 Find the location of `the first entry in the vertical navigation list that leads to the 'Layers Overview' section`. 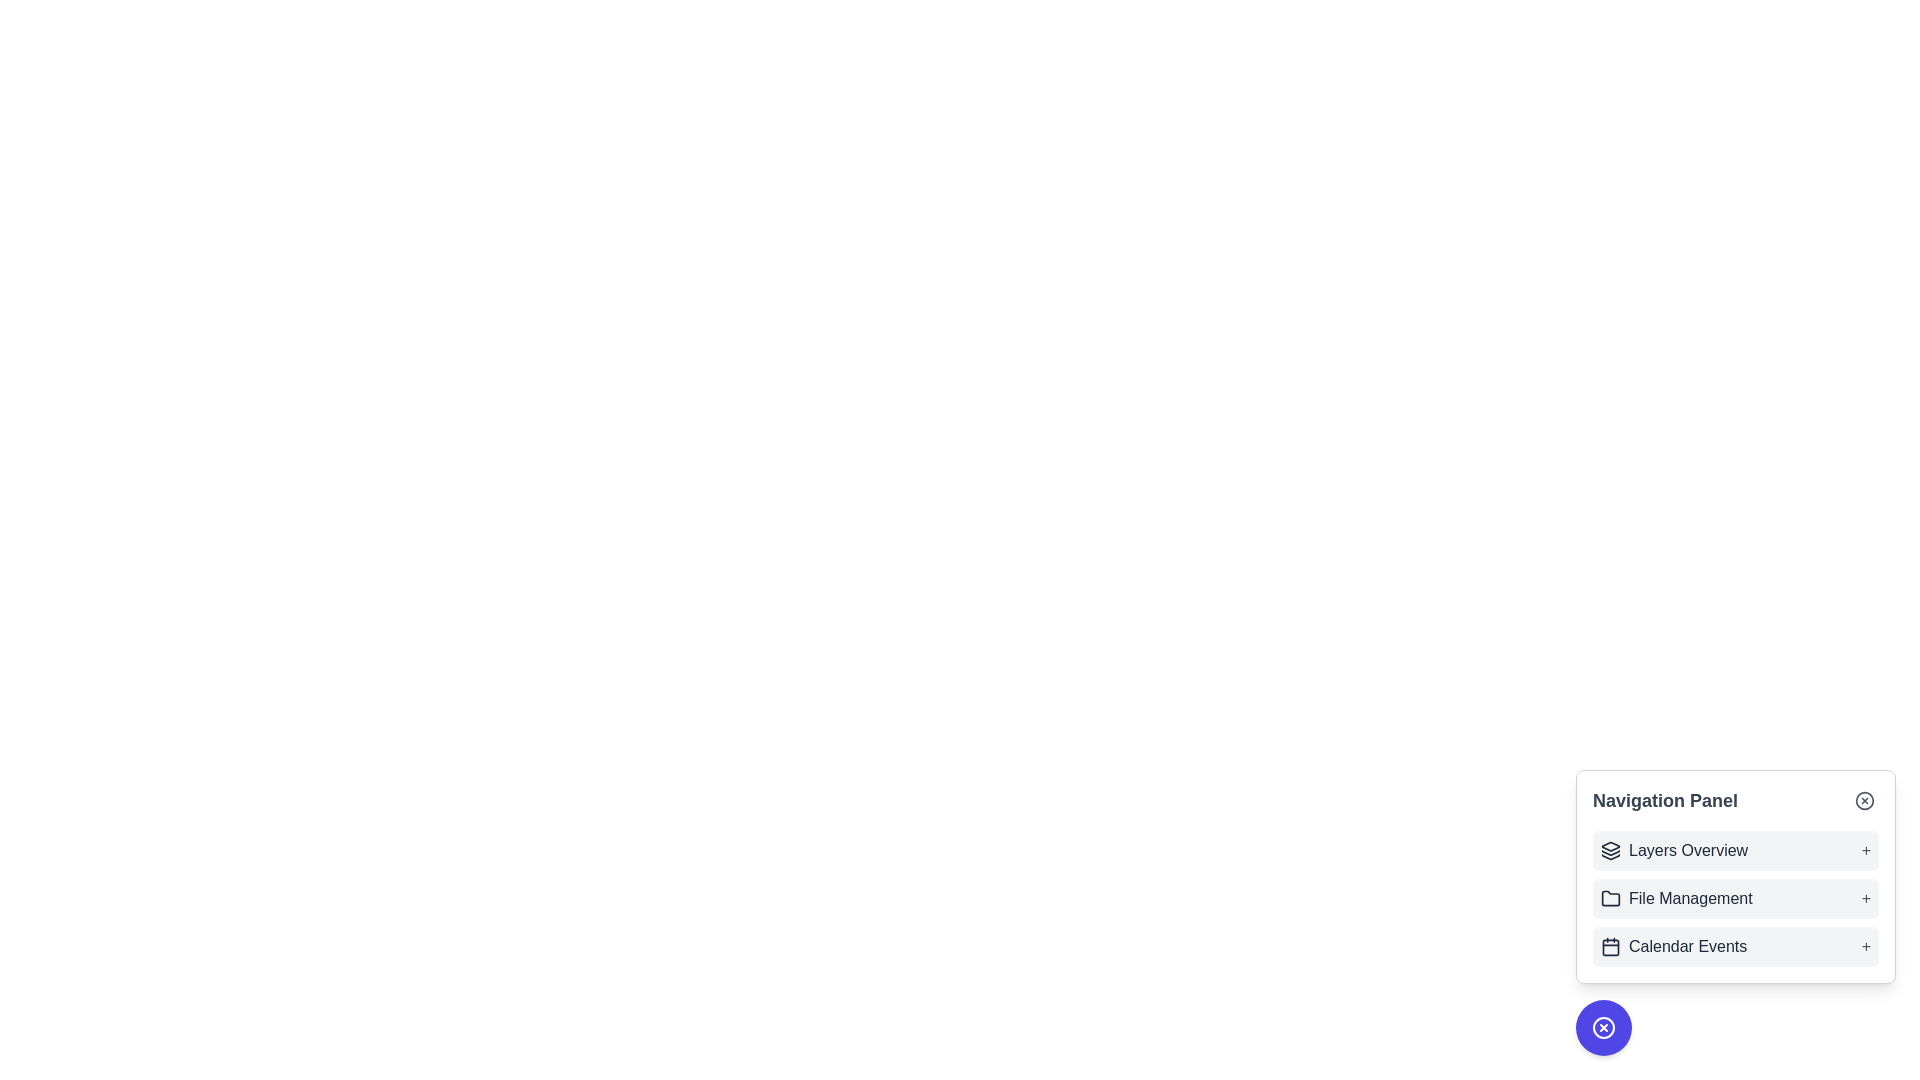

the first entry in the vertical navigation list that leads to the 'Layers Overview' section is located at coordinates (1735, 851).